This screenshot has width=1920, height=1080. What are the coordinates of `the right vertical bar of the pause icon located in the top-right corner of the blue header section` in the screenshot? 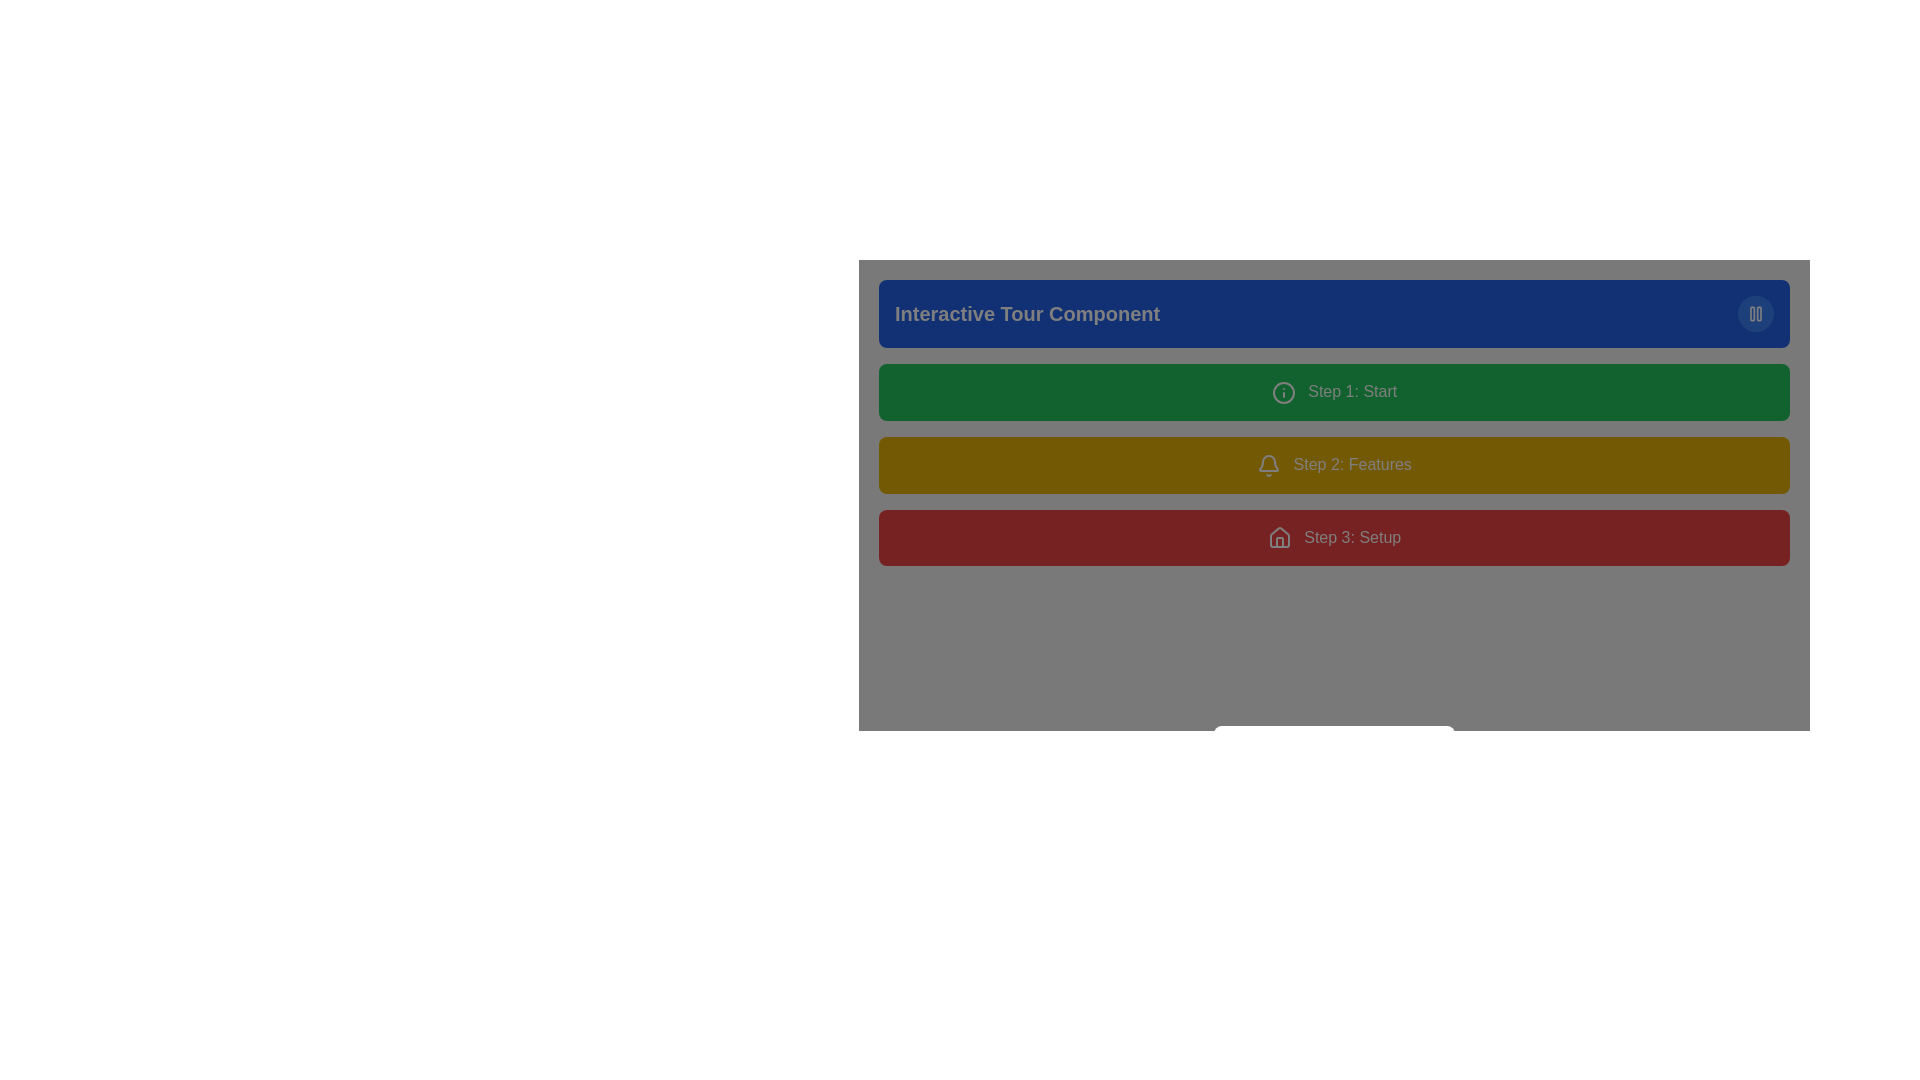 It's located at (1757, 313).